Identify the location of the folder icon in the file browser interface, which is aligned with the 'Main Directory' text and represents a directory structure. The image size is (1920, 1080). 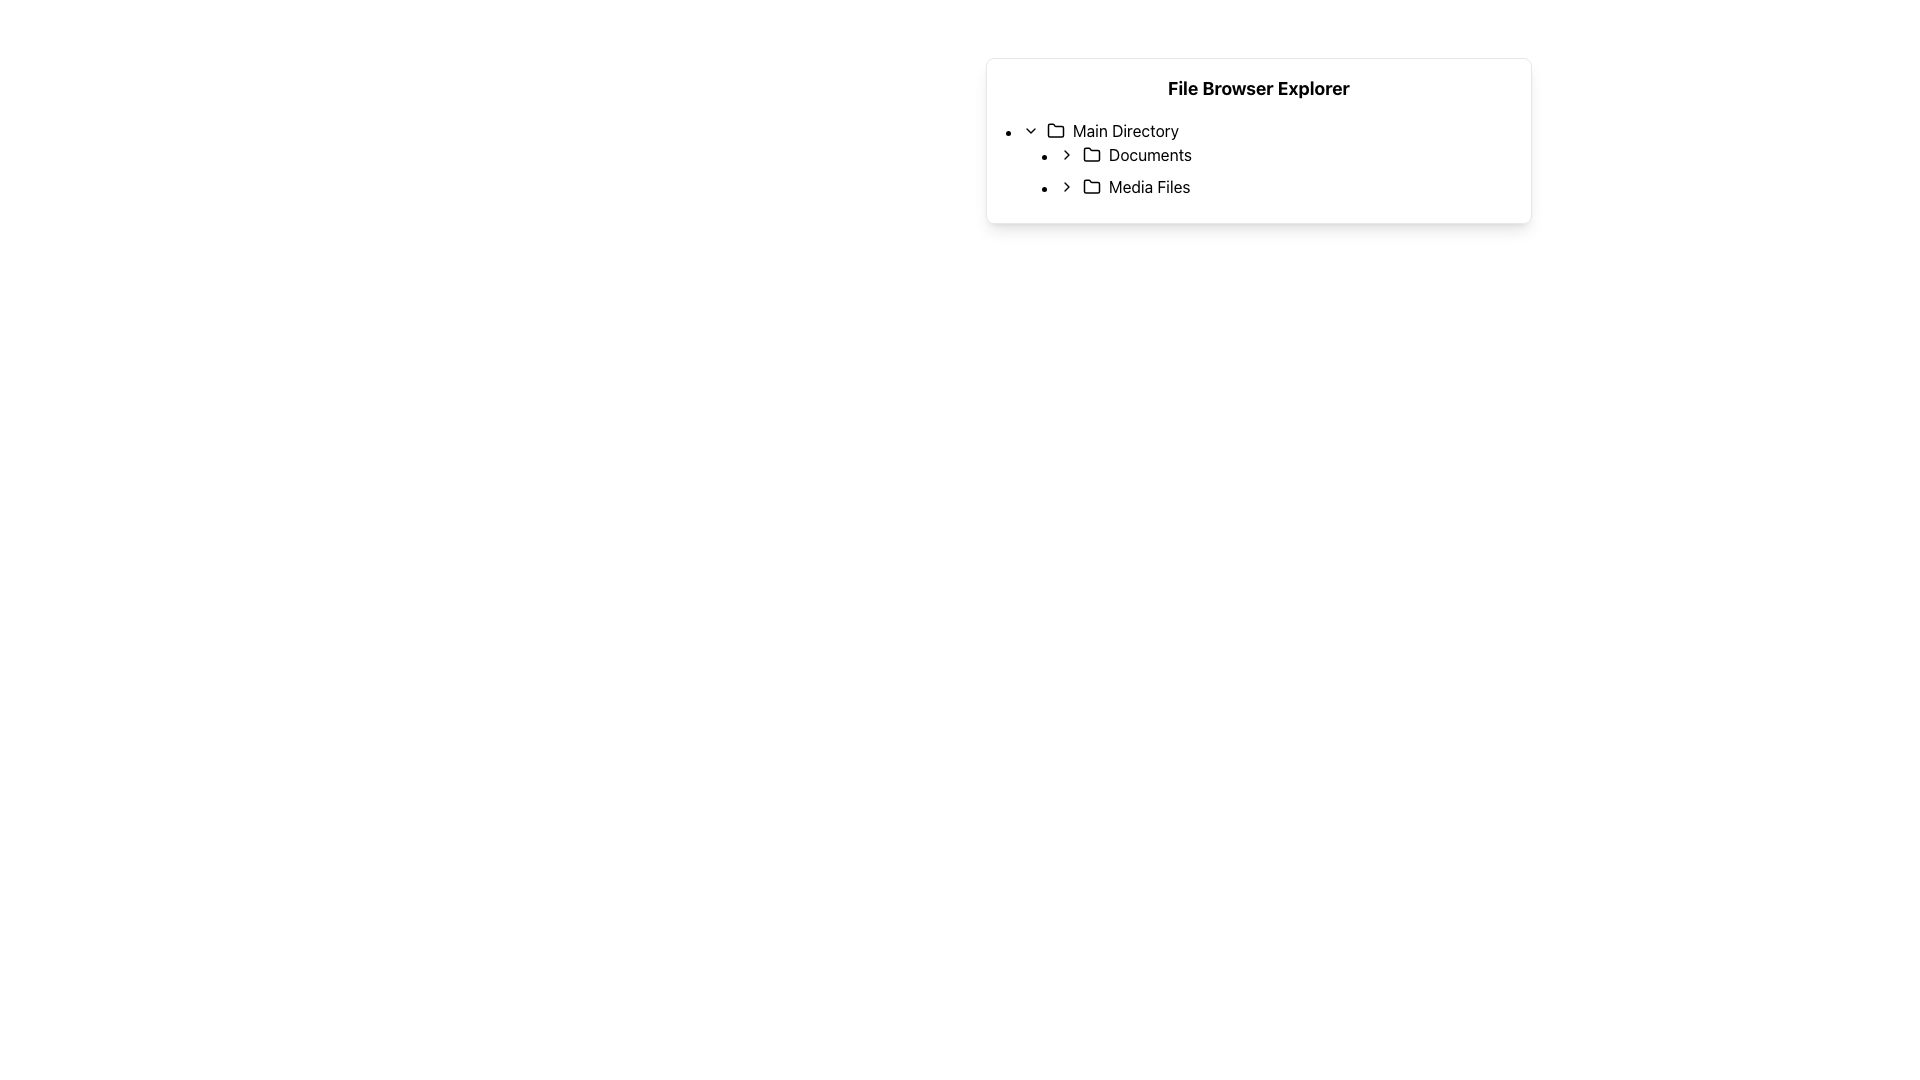
(1055, 130).